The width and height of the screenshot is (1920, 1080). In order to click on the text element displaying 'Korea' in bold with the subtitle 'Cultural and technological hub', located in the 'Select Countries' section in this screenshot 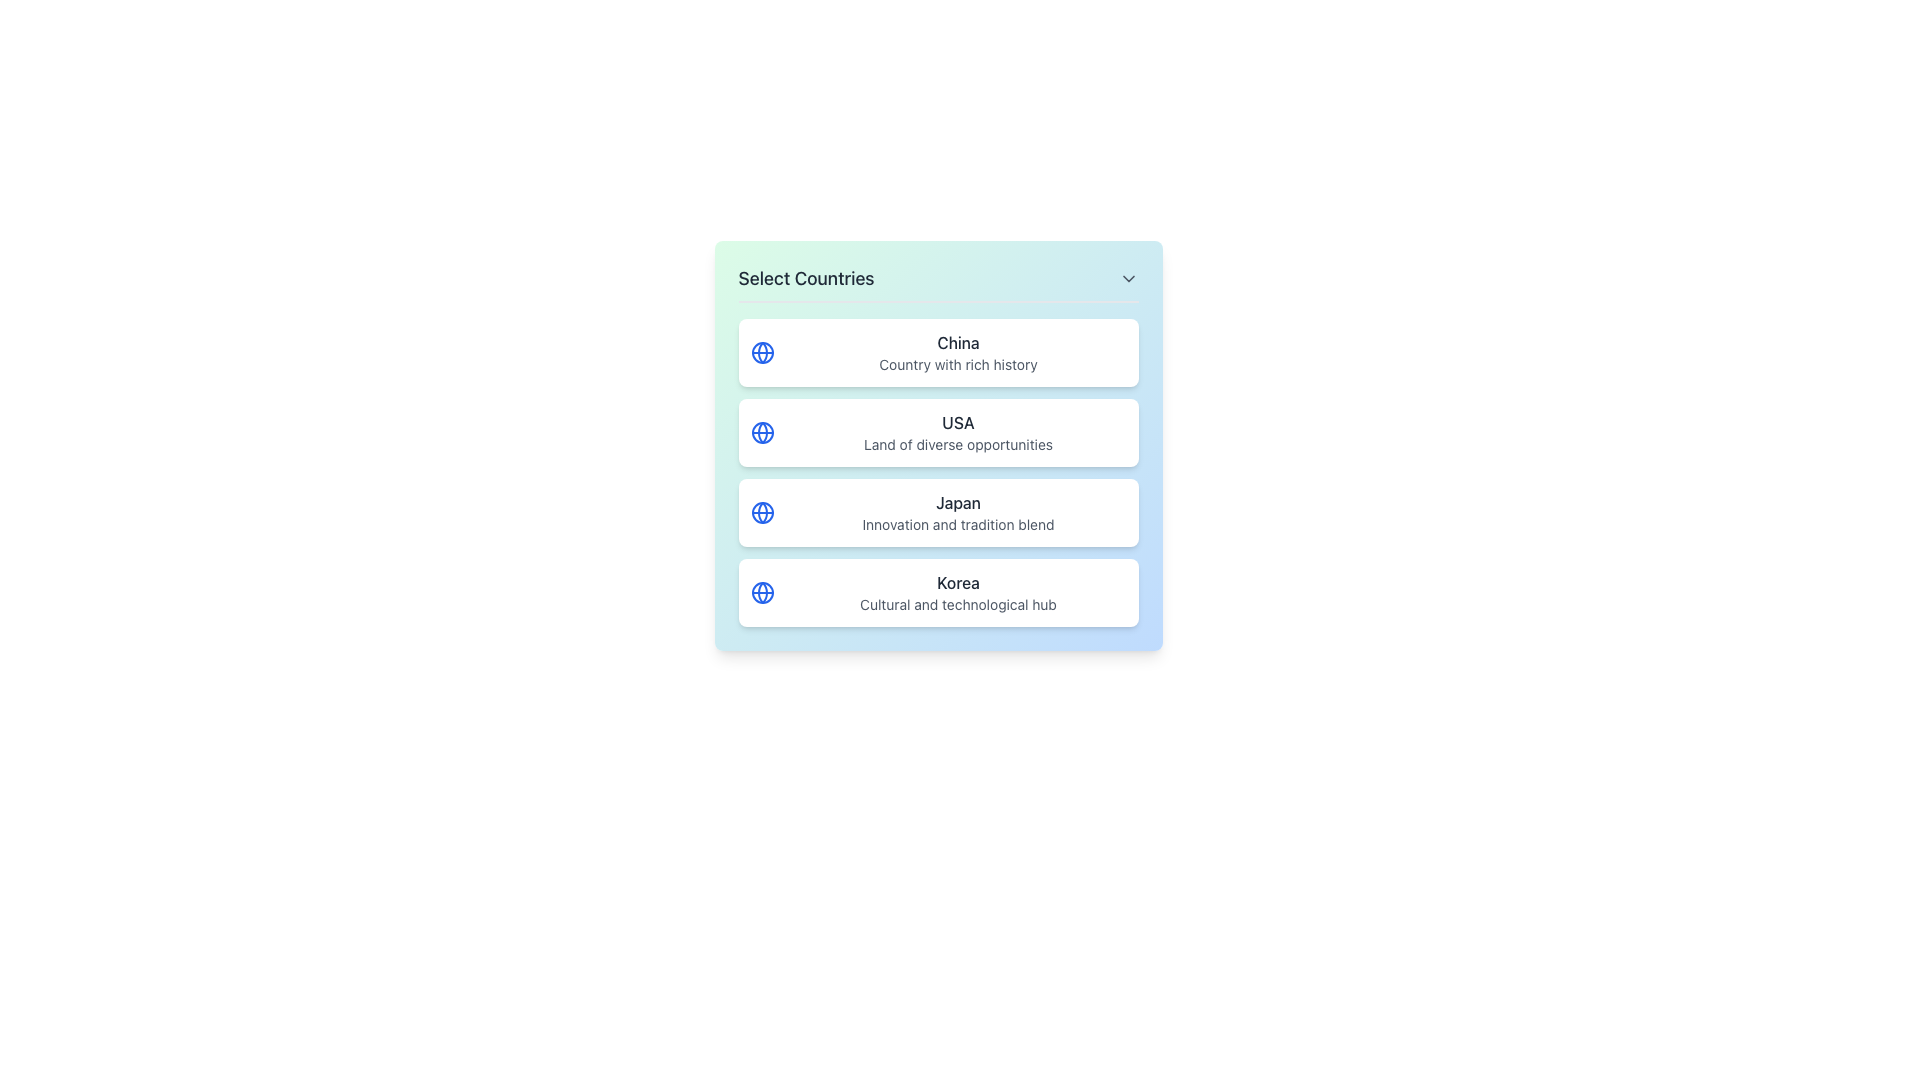, I will do `click(957, 592)`.